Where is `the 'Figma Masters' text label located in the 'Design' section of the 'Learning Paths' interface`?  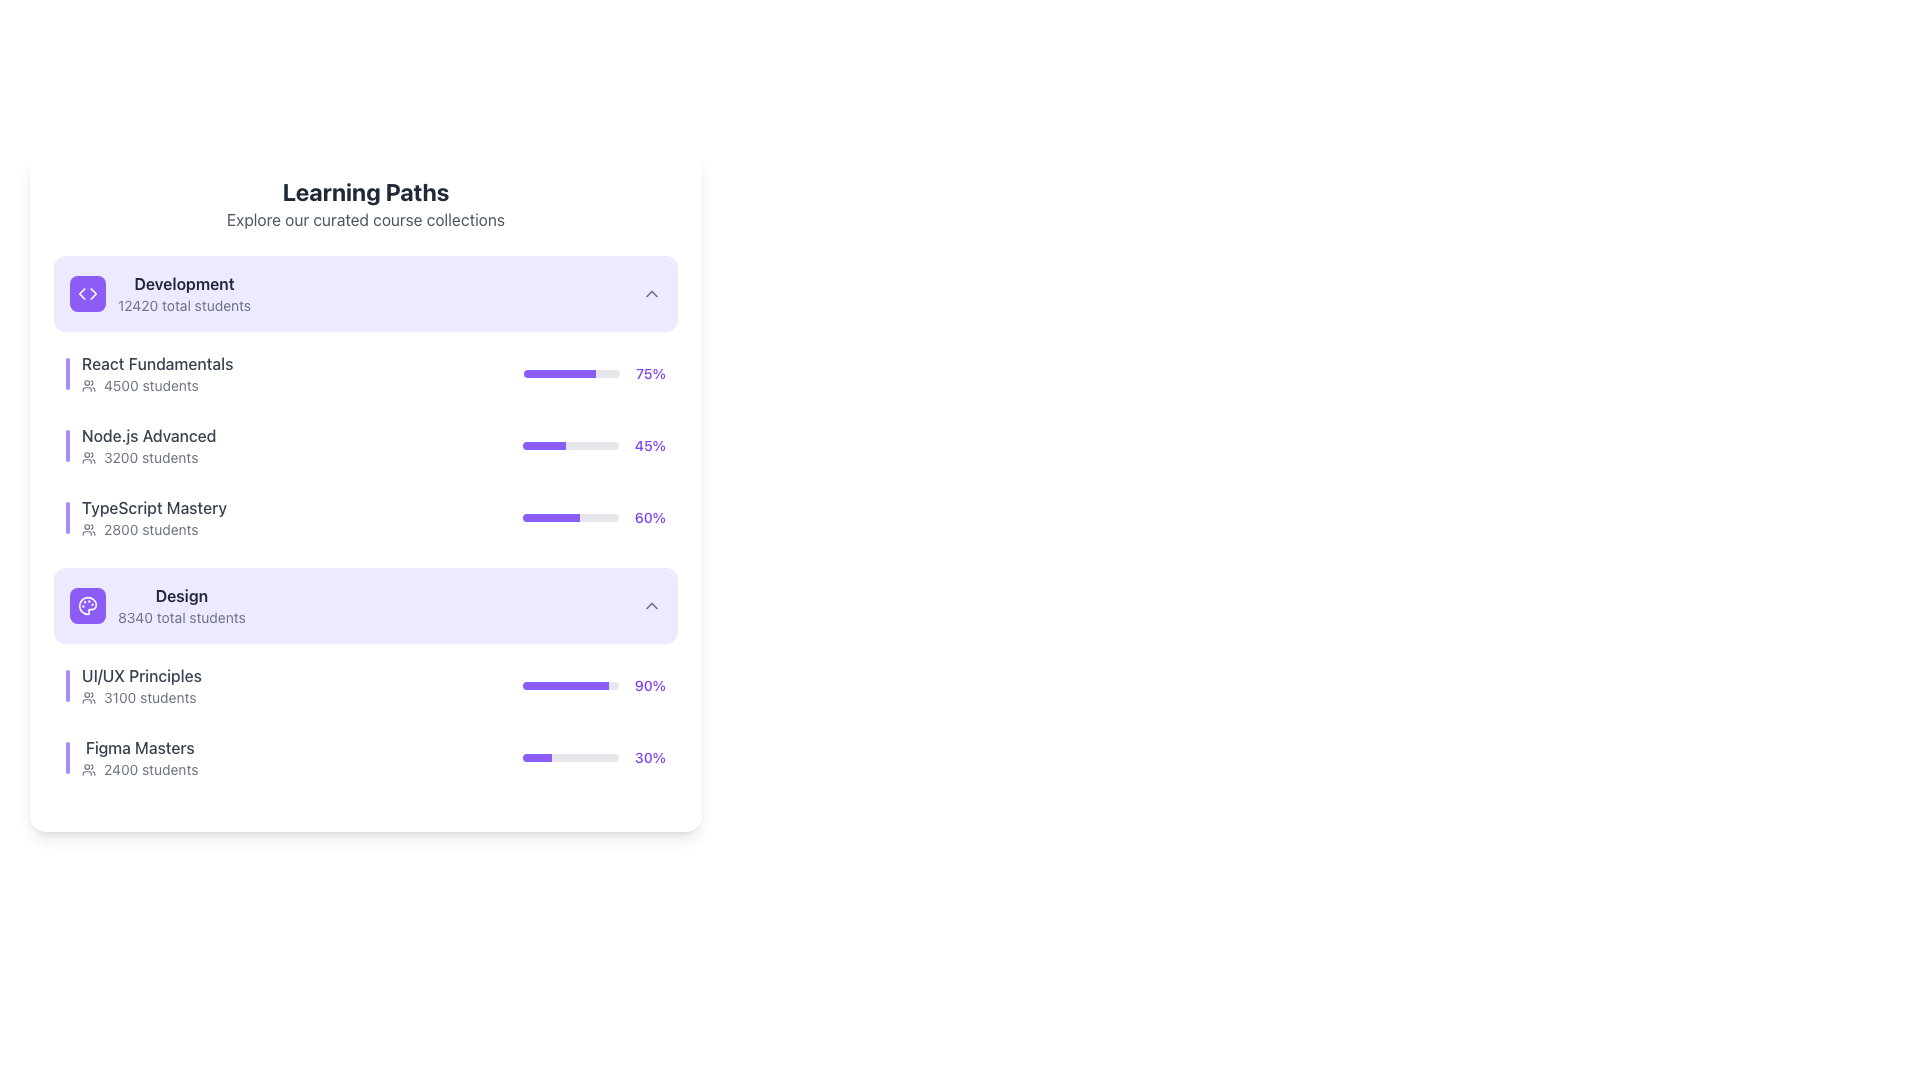
the 'Figma Masters' text label located in the 'Design' section of the 'Learning Paths' interface is located at coordinates (139, 758).